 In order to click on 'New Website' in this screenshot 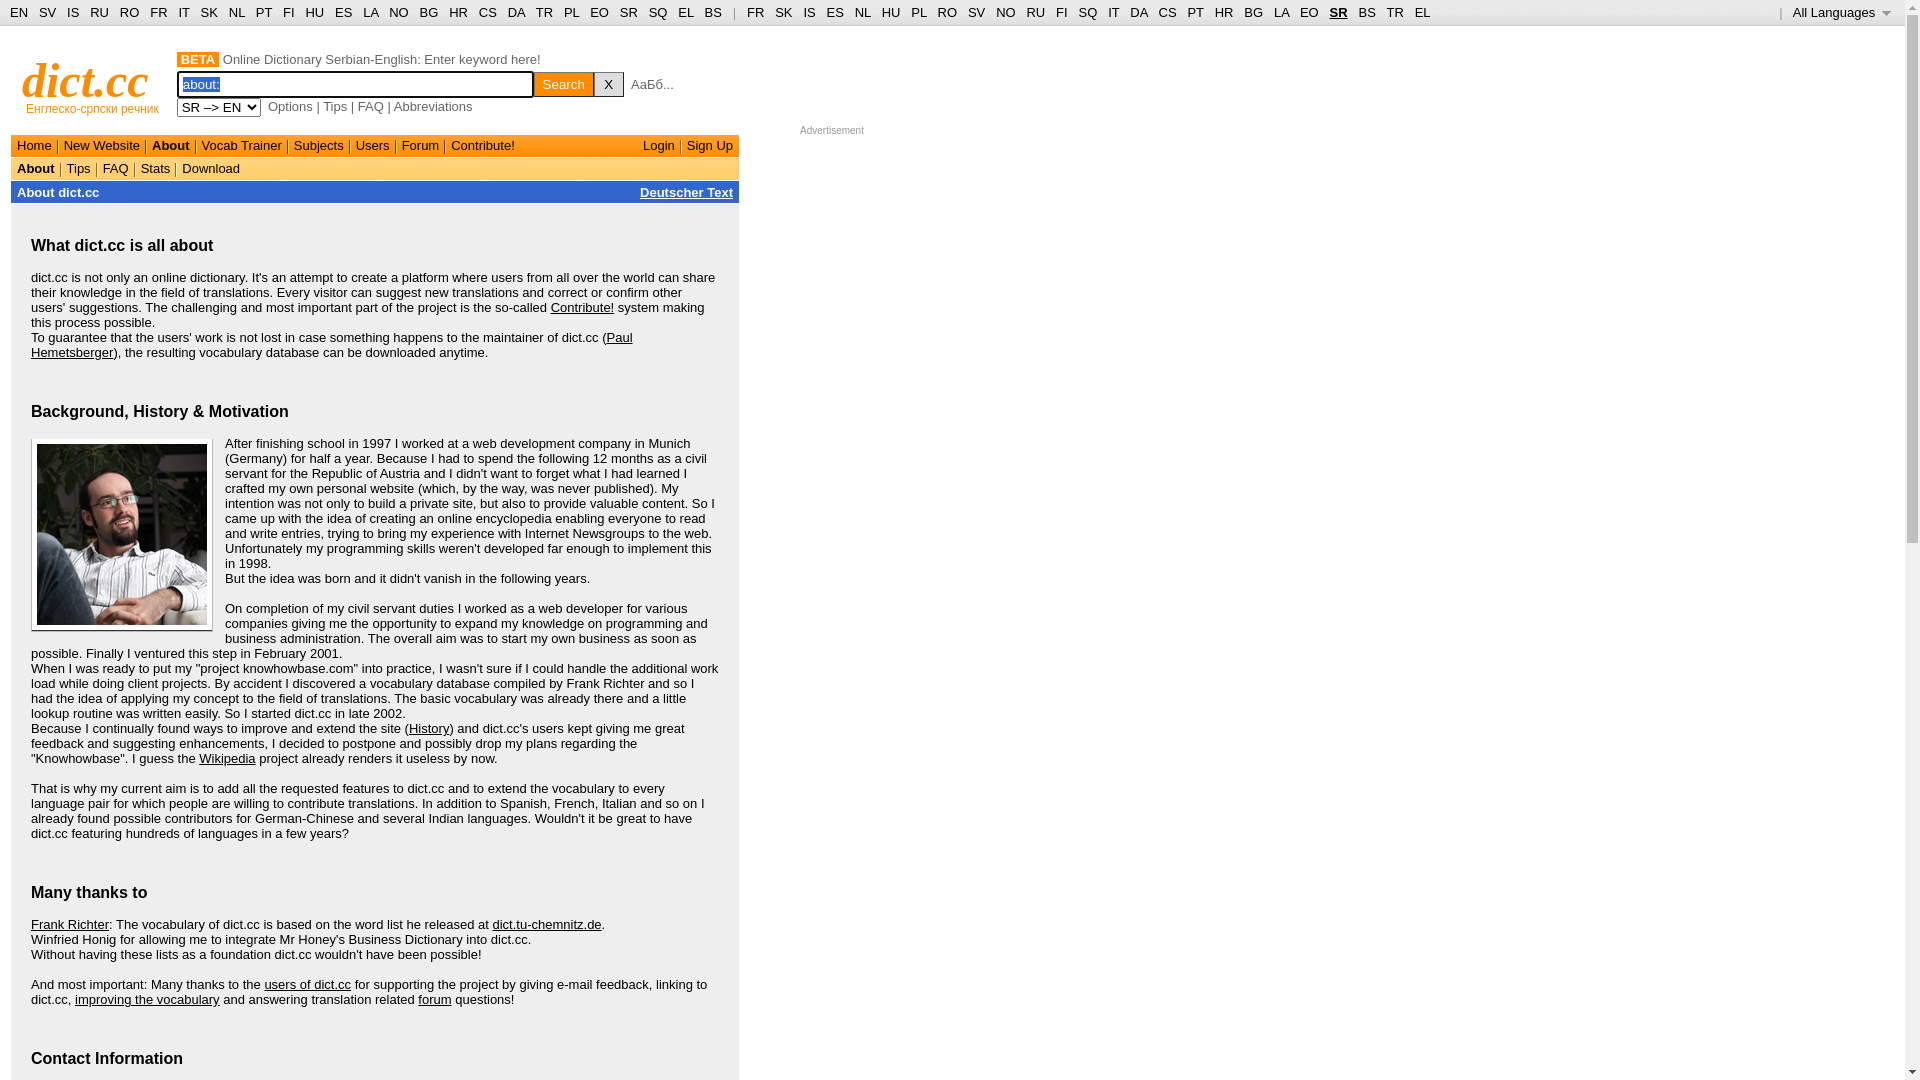, I will do `click(100, 144)`.